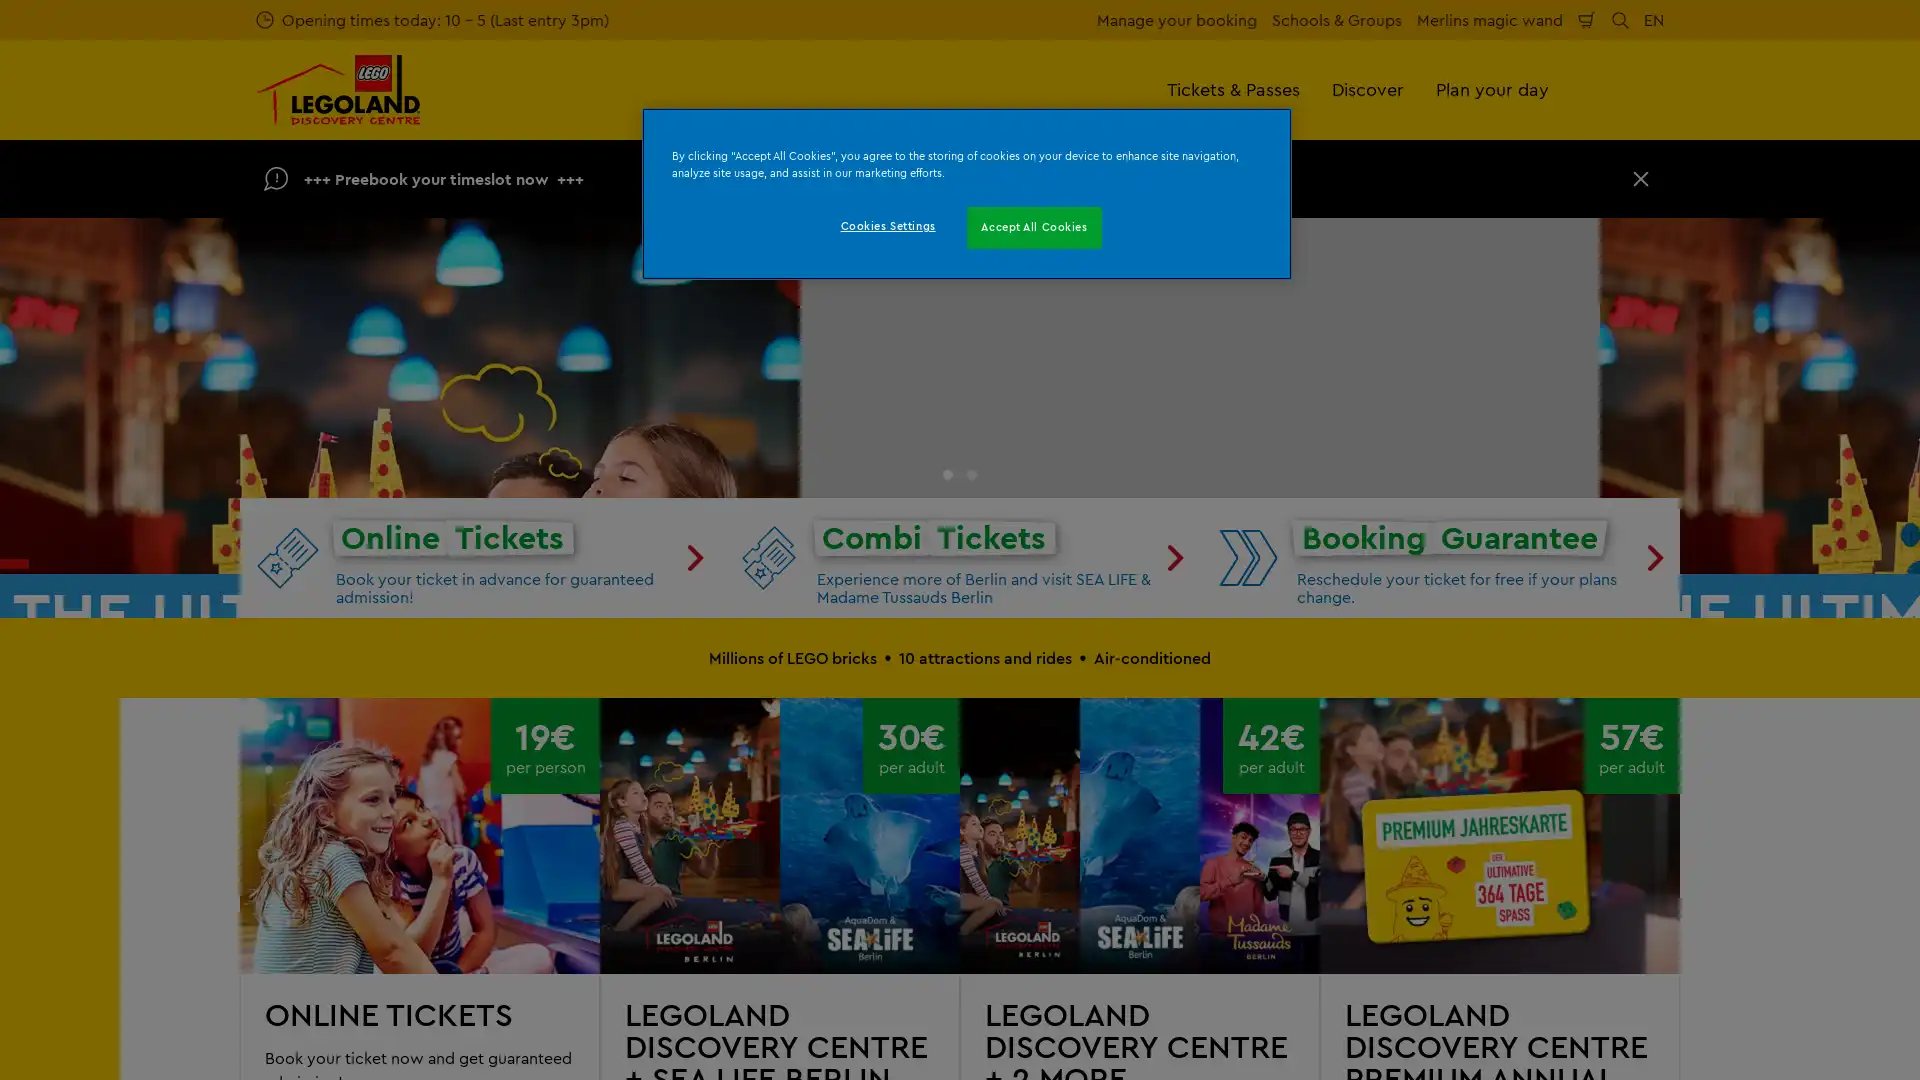 The width and height of the screenshot is (1920, 1080). I want to click on Plan your day, so click(1492, 88).